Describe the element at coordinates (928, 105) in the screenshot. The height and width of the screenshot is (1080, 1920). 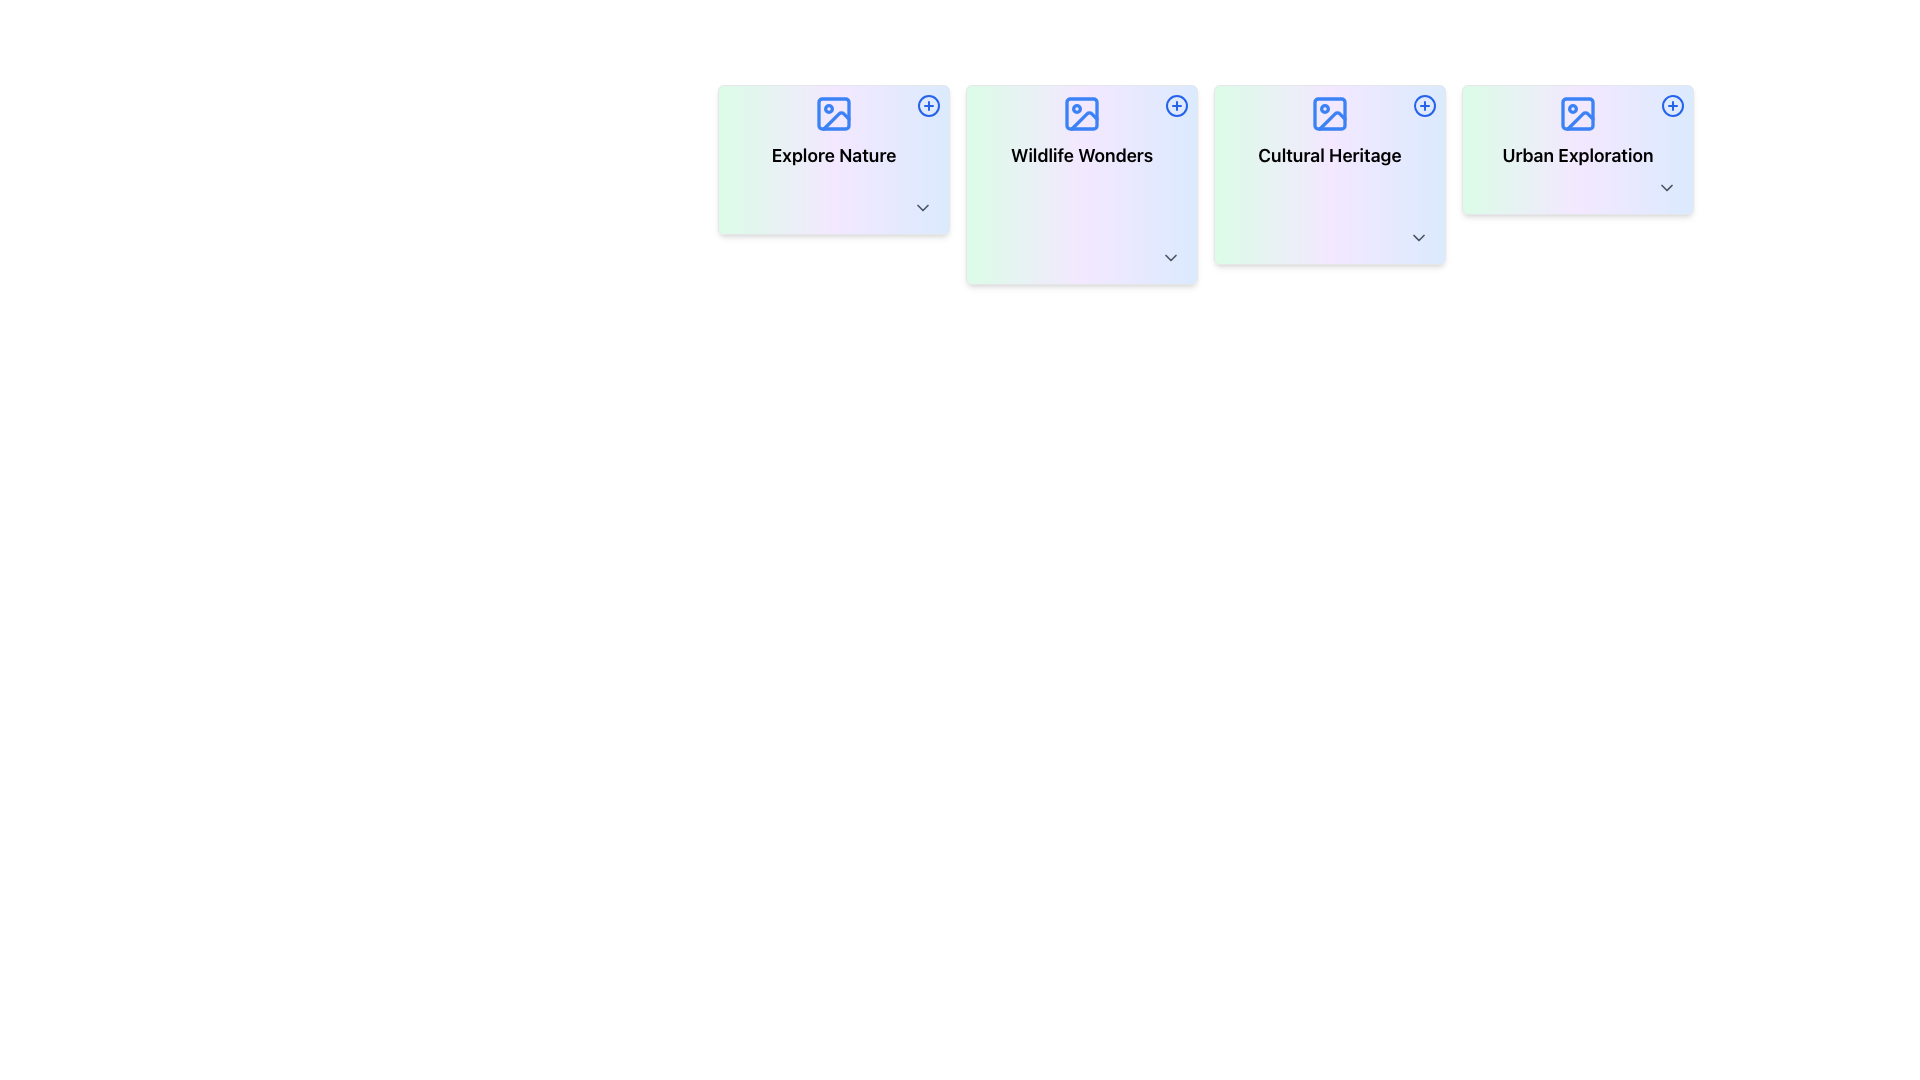
I see `the icon button located in the top-right corner of the 'Explore Nature' card` at that location.